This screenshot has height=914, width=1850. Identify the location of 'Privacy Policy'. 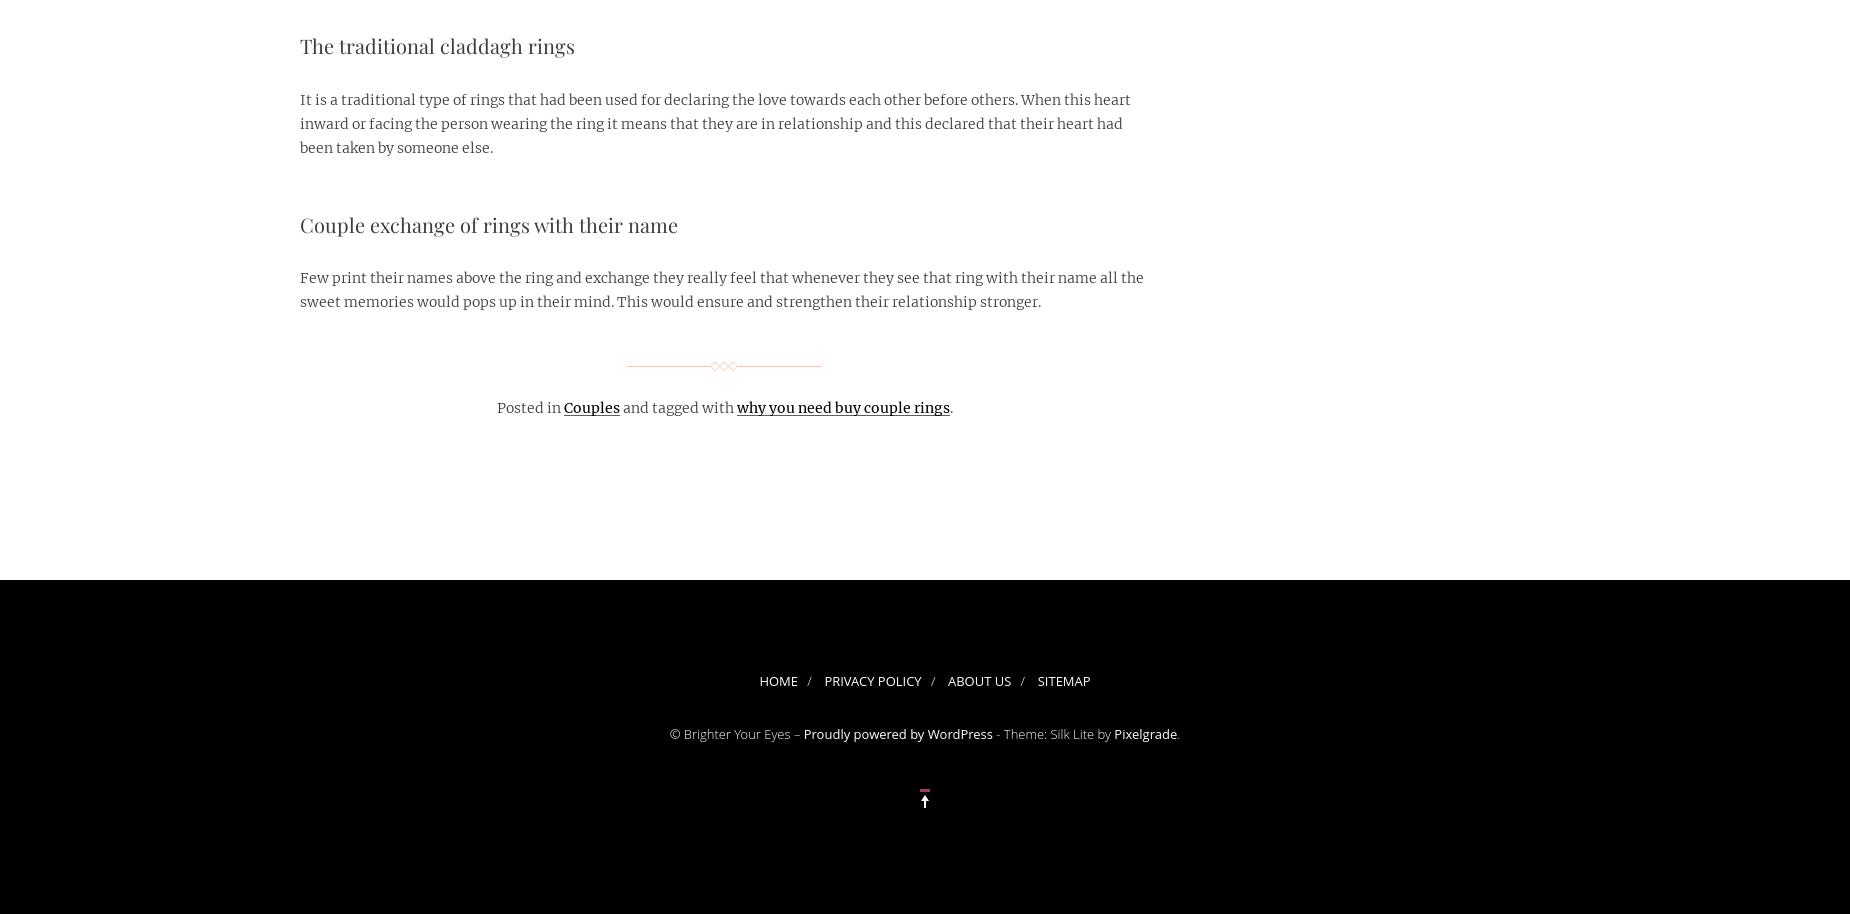
(872, 680).